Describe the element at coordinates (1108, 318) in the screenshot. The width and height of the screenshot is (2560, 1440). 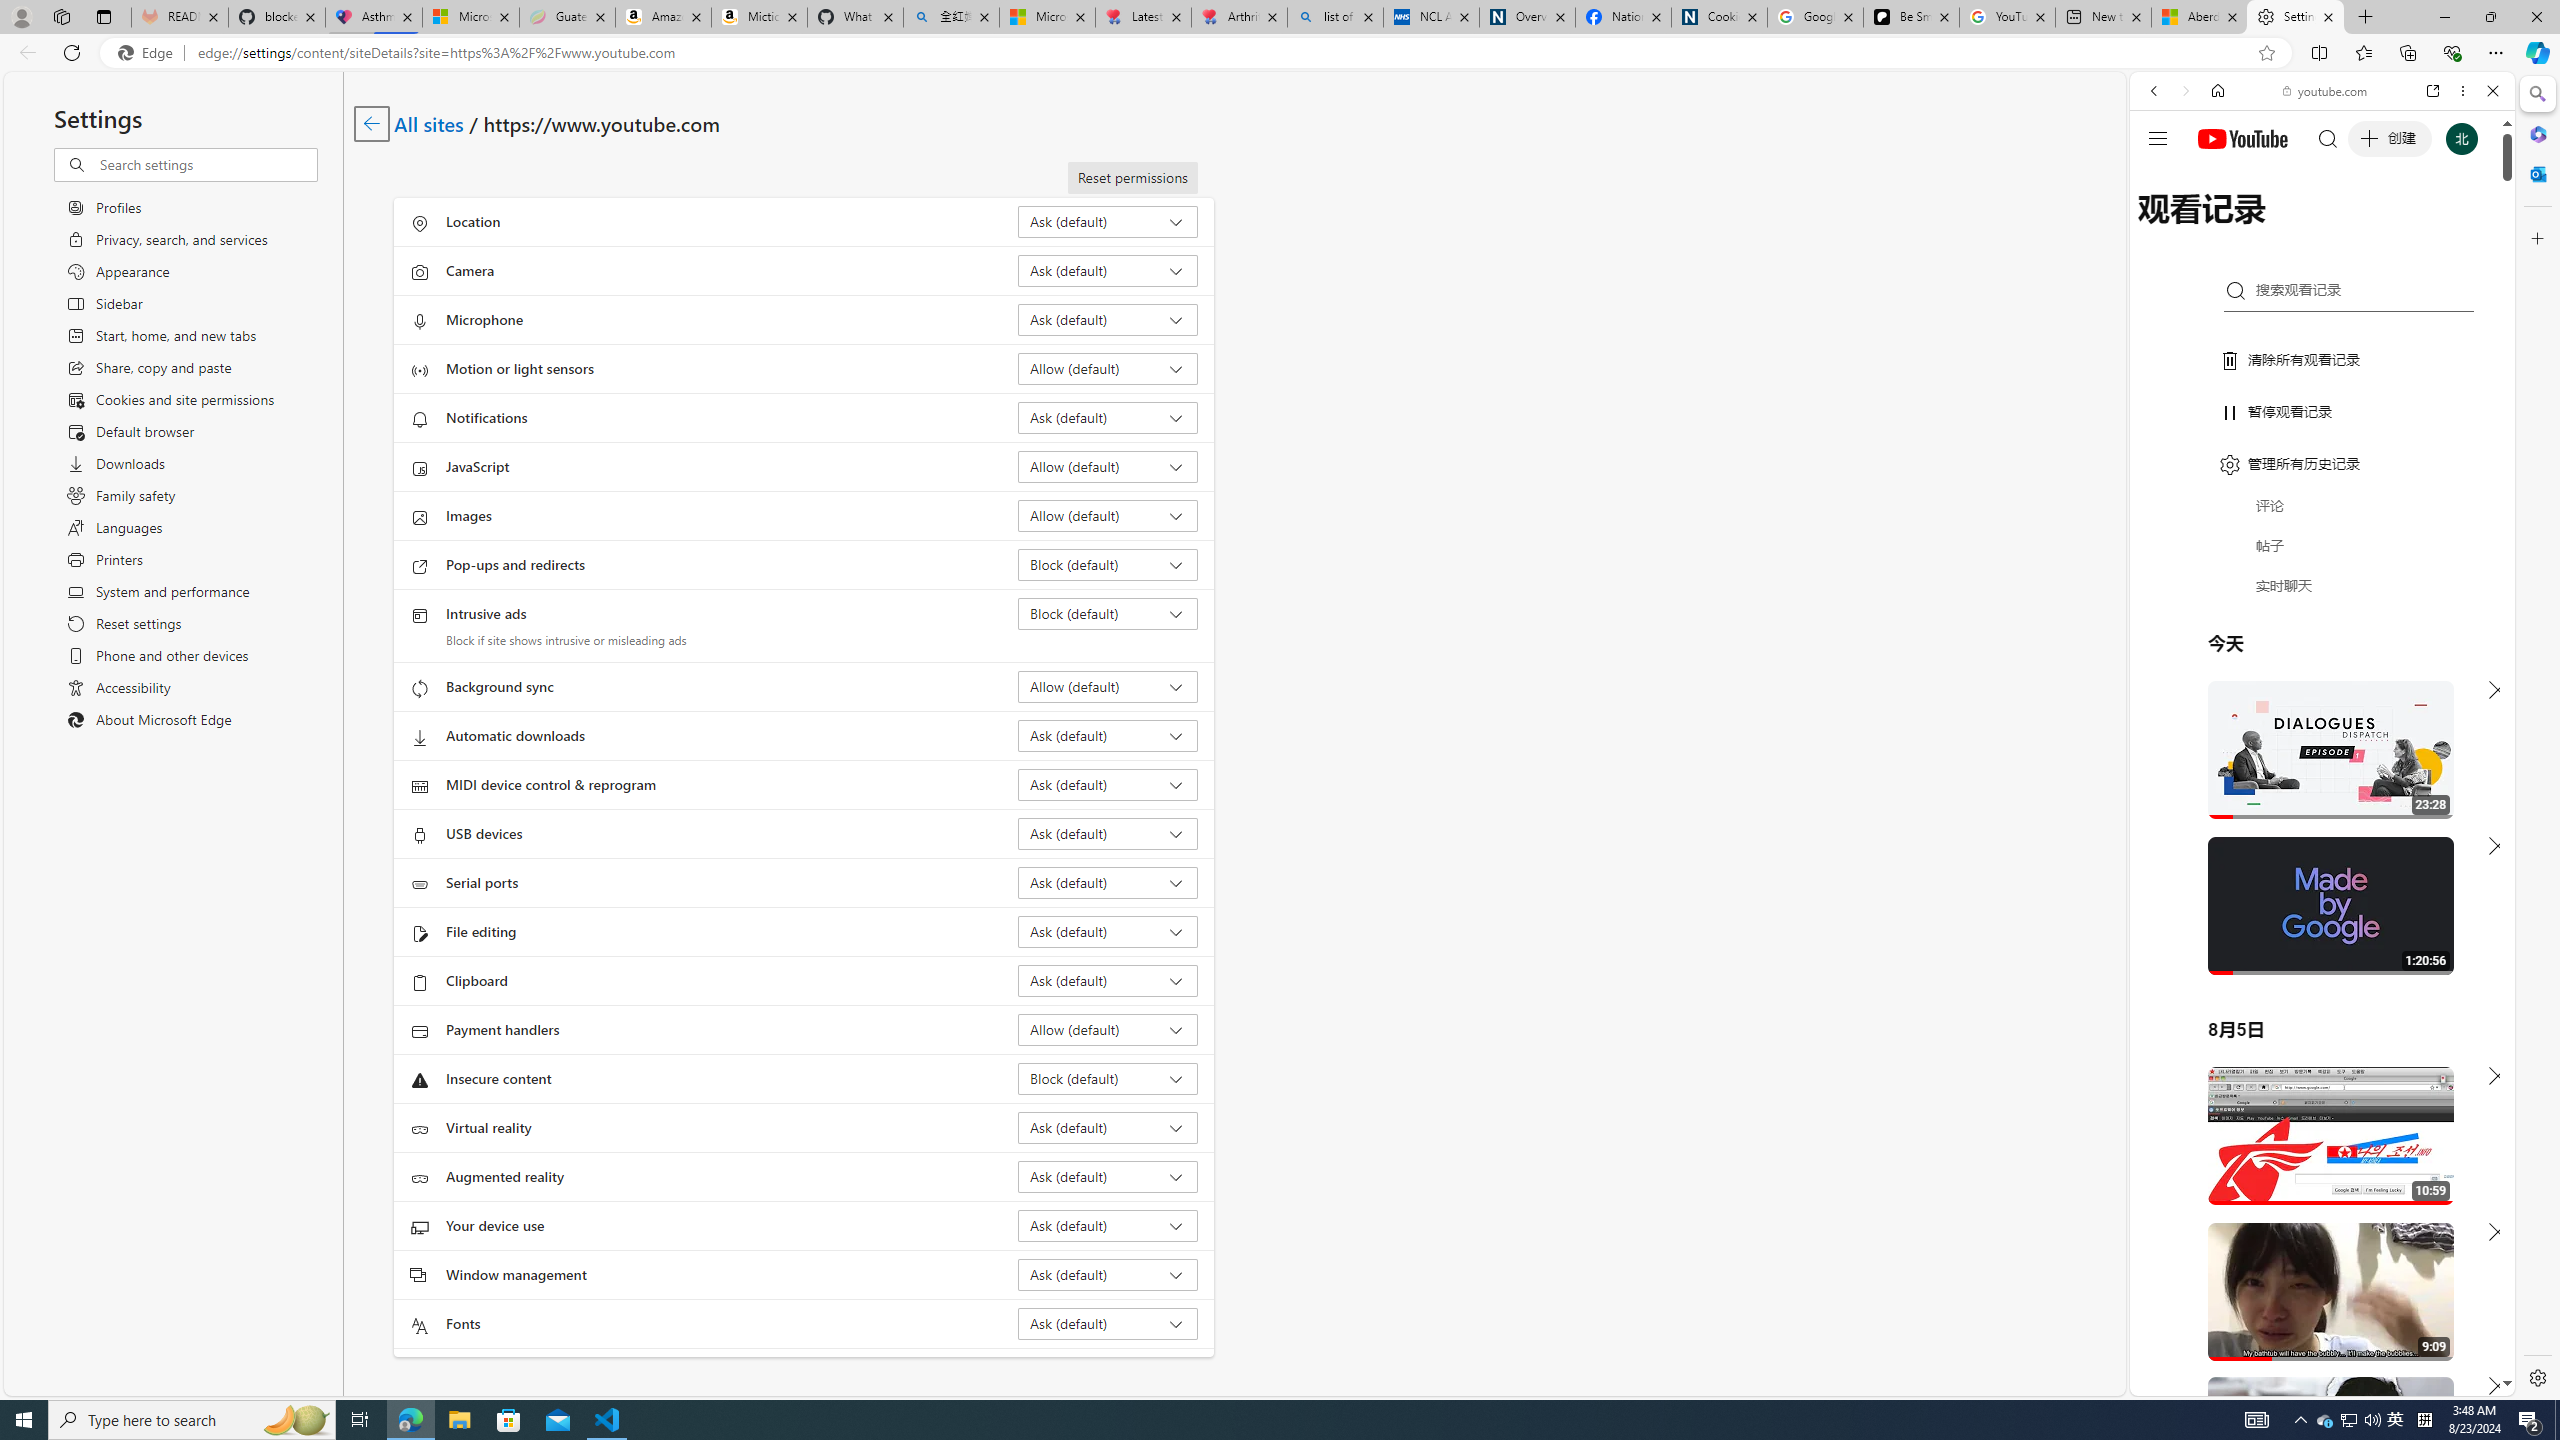
I see `'Microphone Ask (default)'` at that location.